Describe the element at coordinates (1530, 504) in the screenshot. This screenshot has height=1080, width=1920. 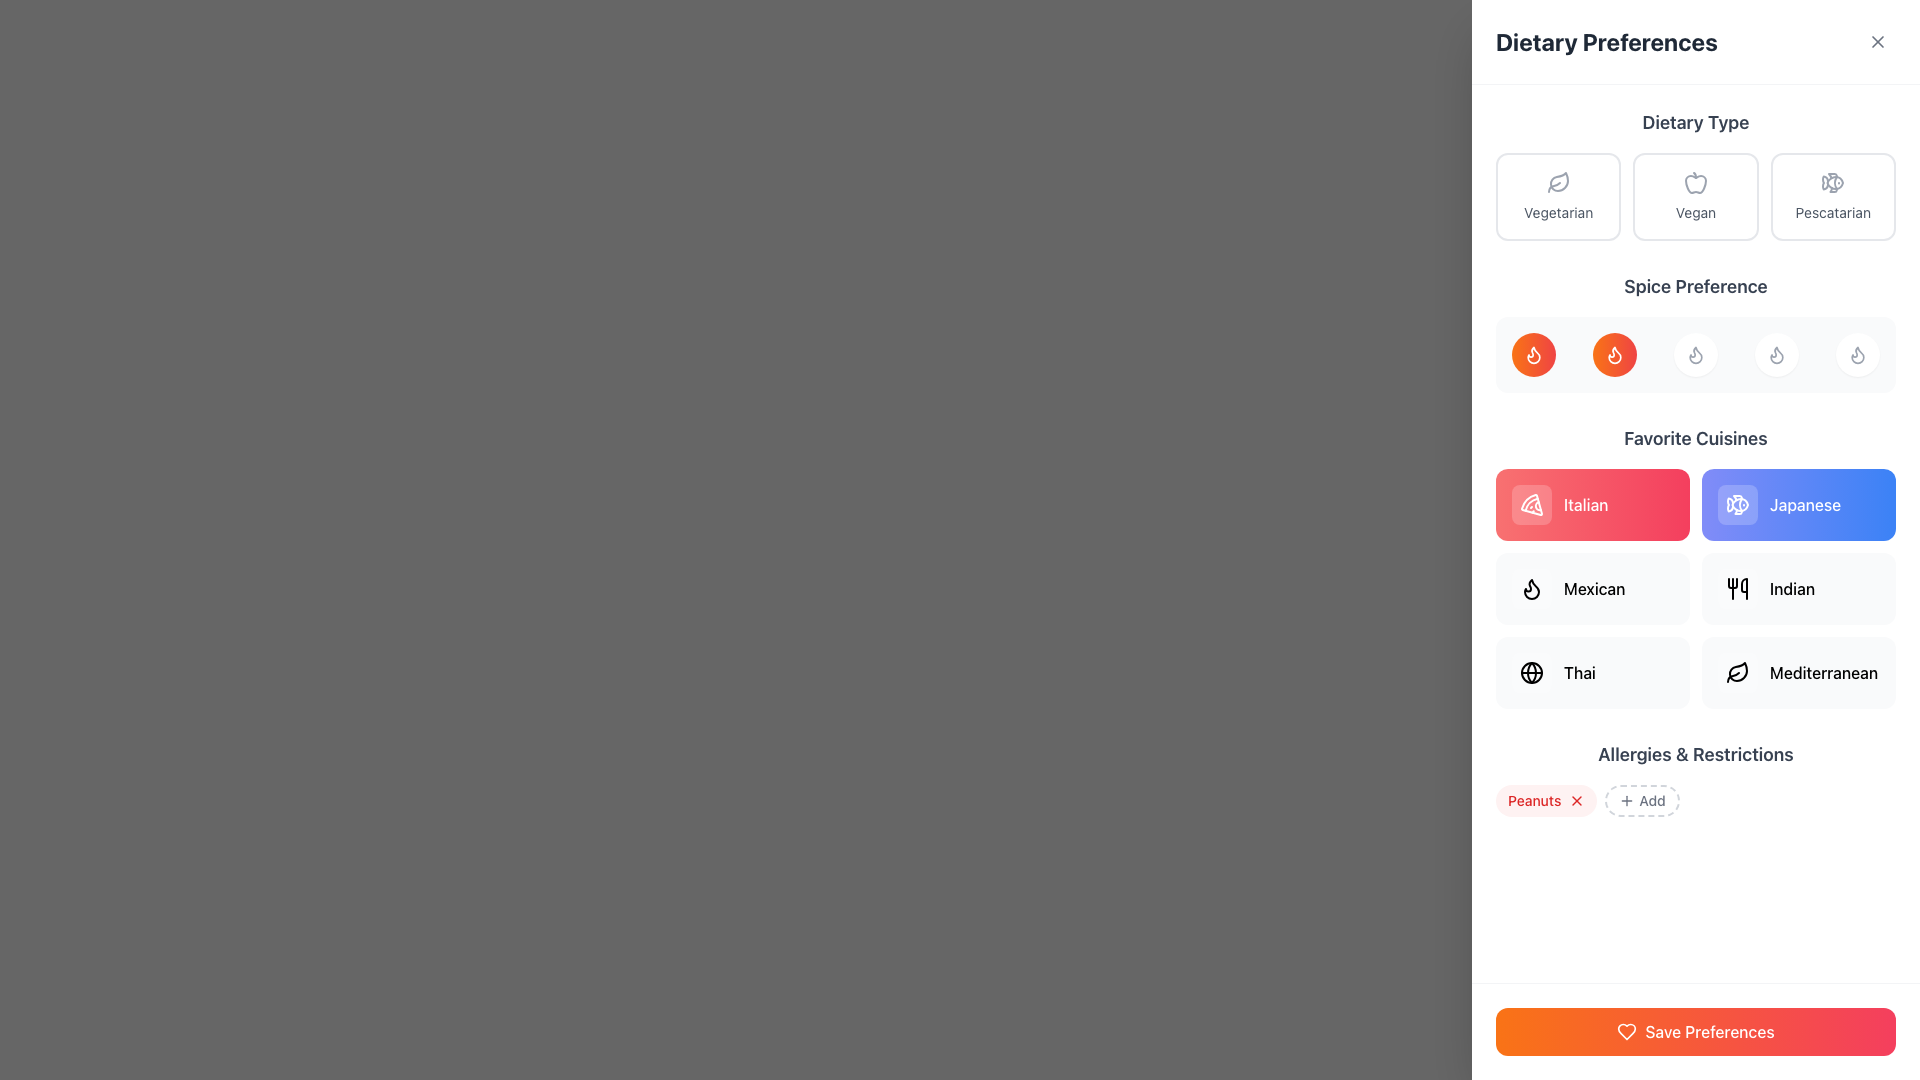
I see `the 'Italian' favorite cuisine button located under the 'Favorite Cuisines' section` at that location.